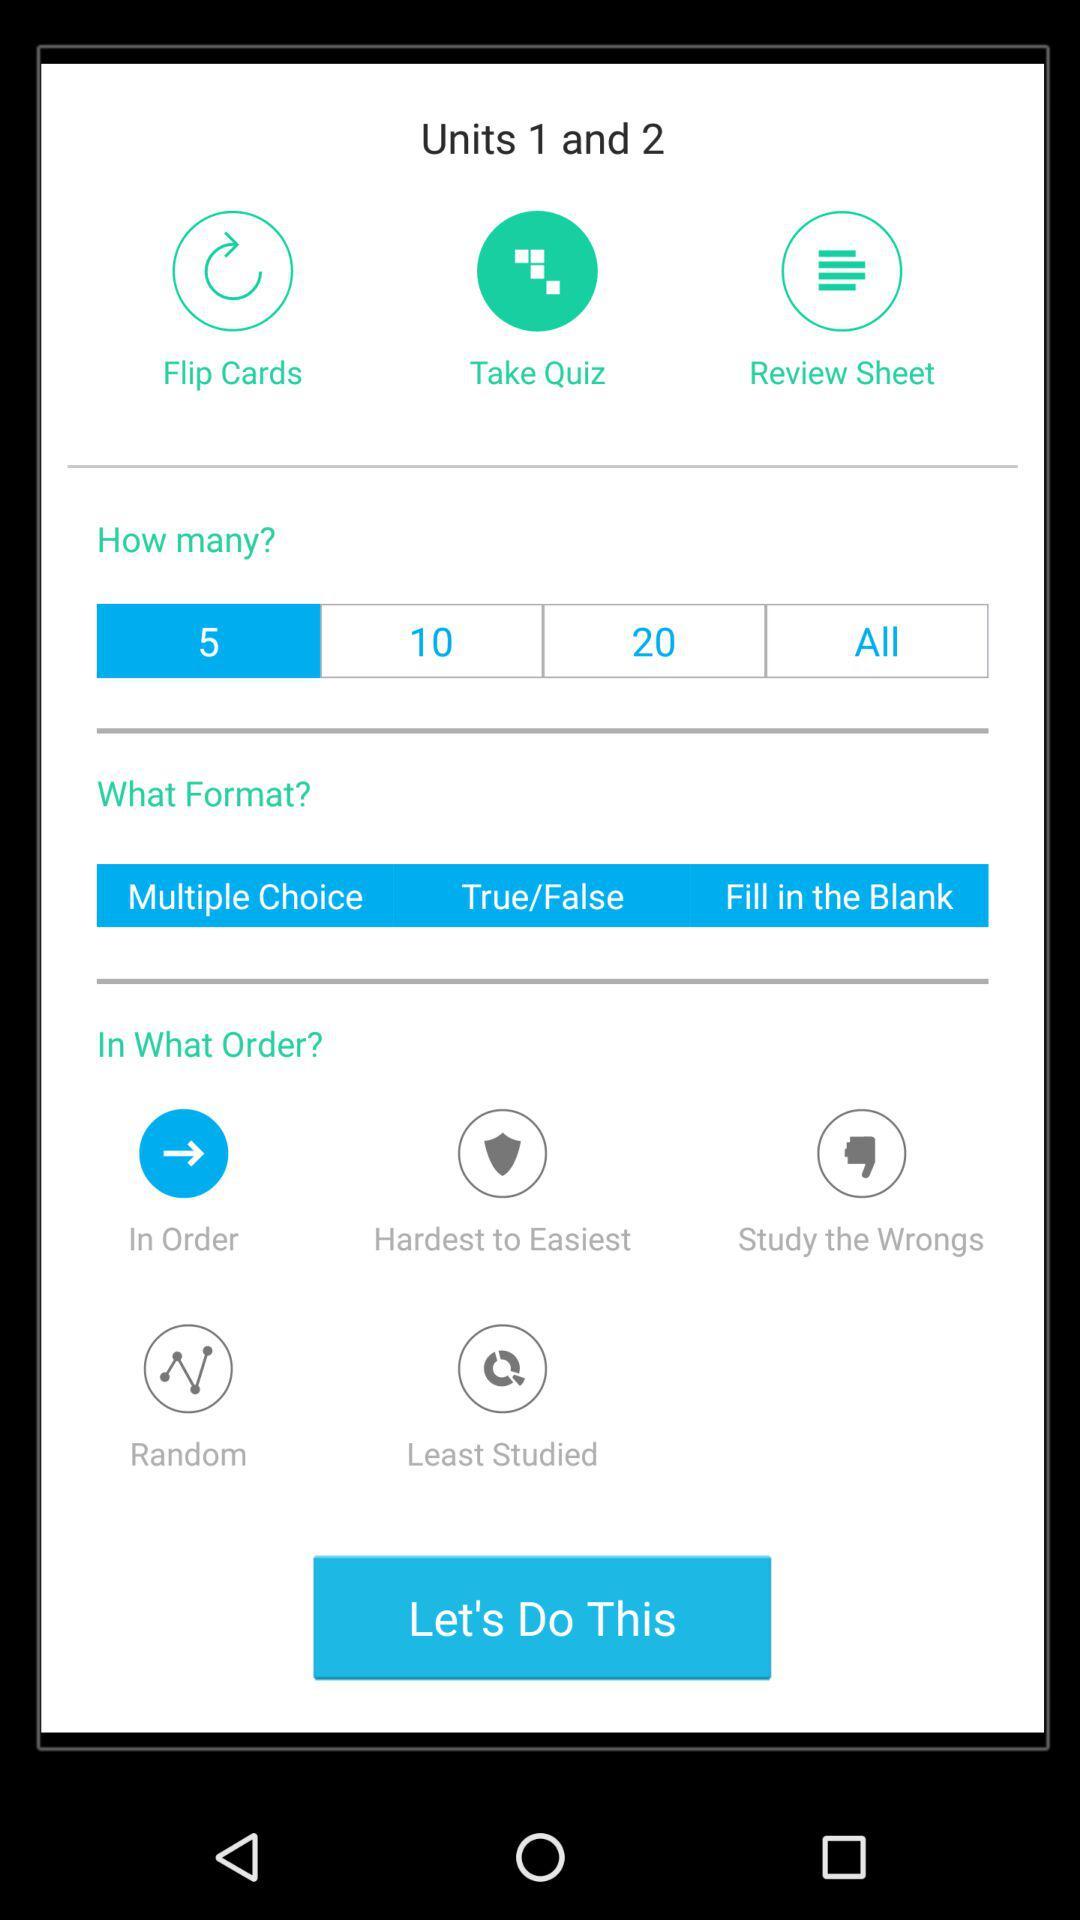 The height and width of the screenshot is (1920, 1080). Describe the element at coordinates (841, 289) in the screenshot. I see `the menu icon` at that location.